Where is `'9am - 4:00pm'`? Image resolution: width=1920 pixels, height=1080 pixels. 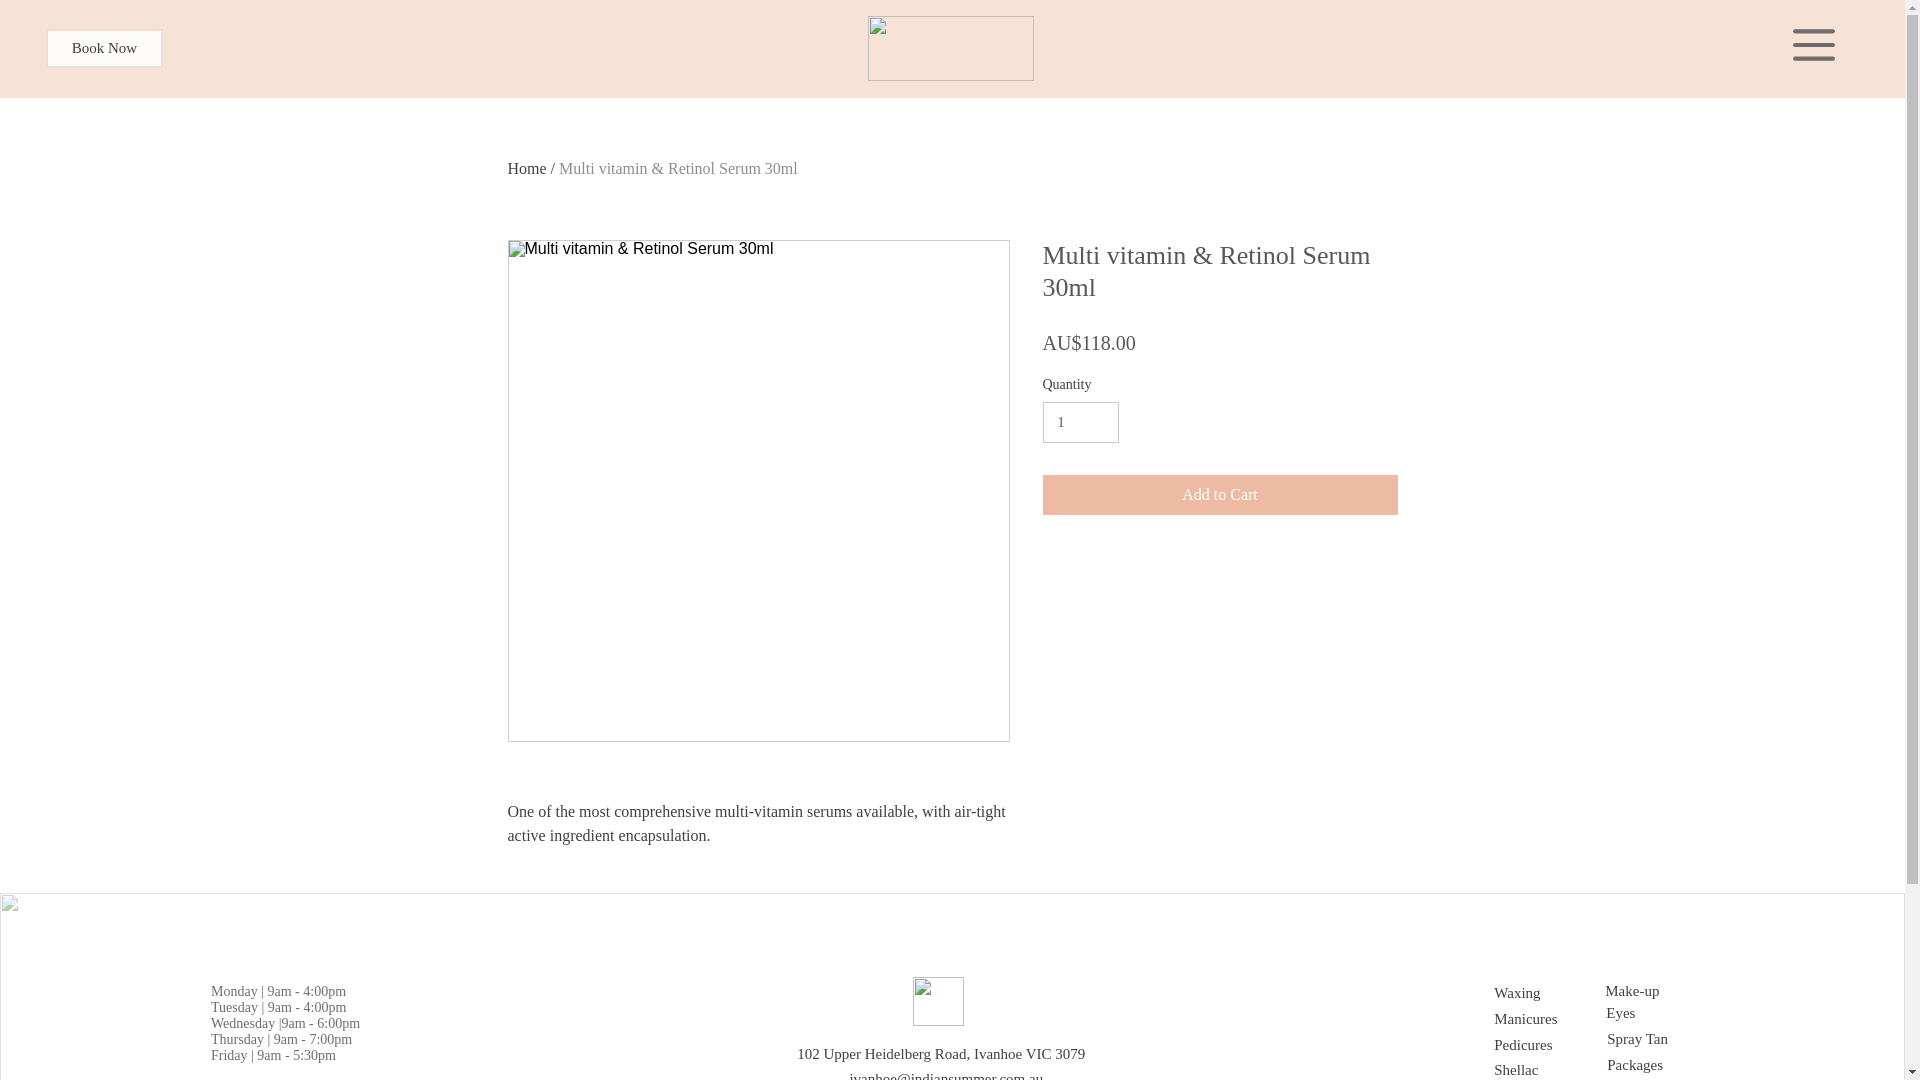
'9am - 4:00pm' is located at coordinates (305, 991).